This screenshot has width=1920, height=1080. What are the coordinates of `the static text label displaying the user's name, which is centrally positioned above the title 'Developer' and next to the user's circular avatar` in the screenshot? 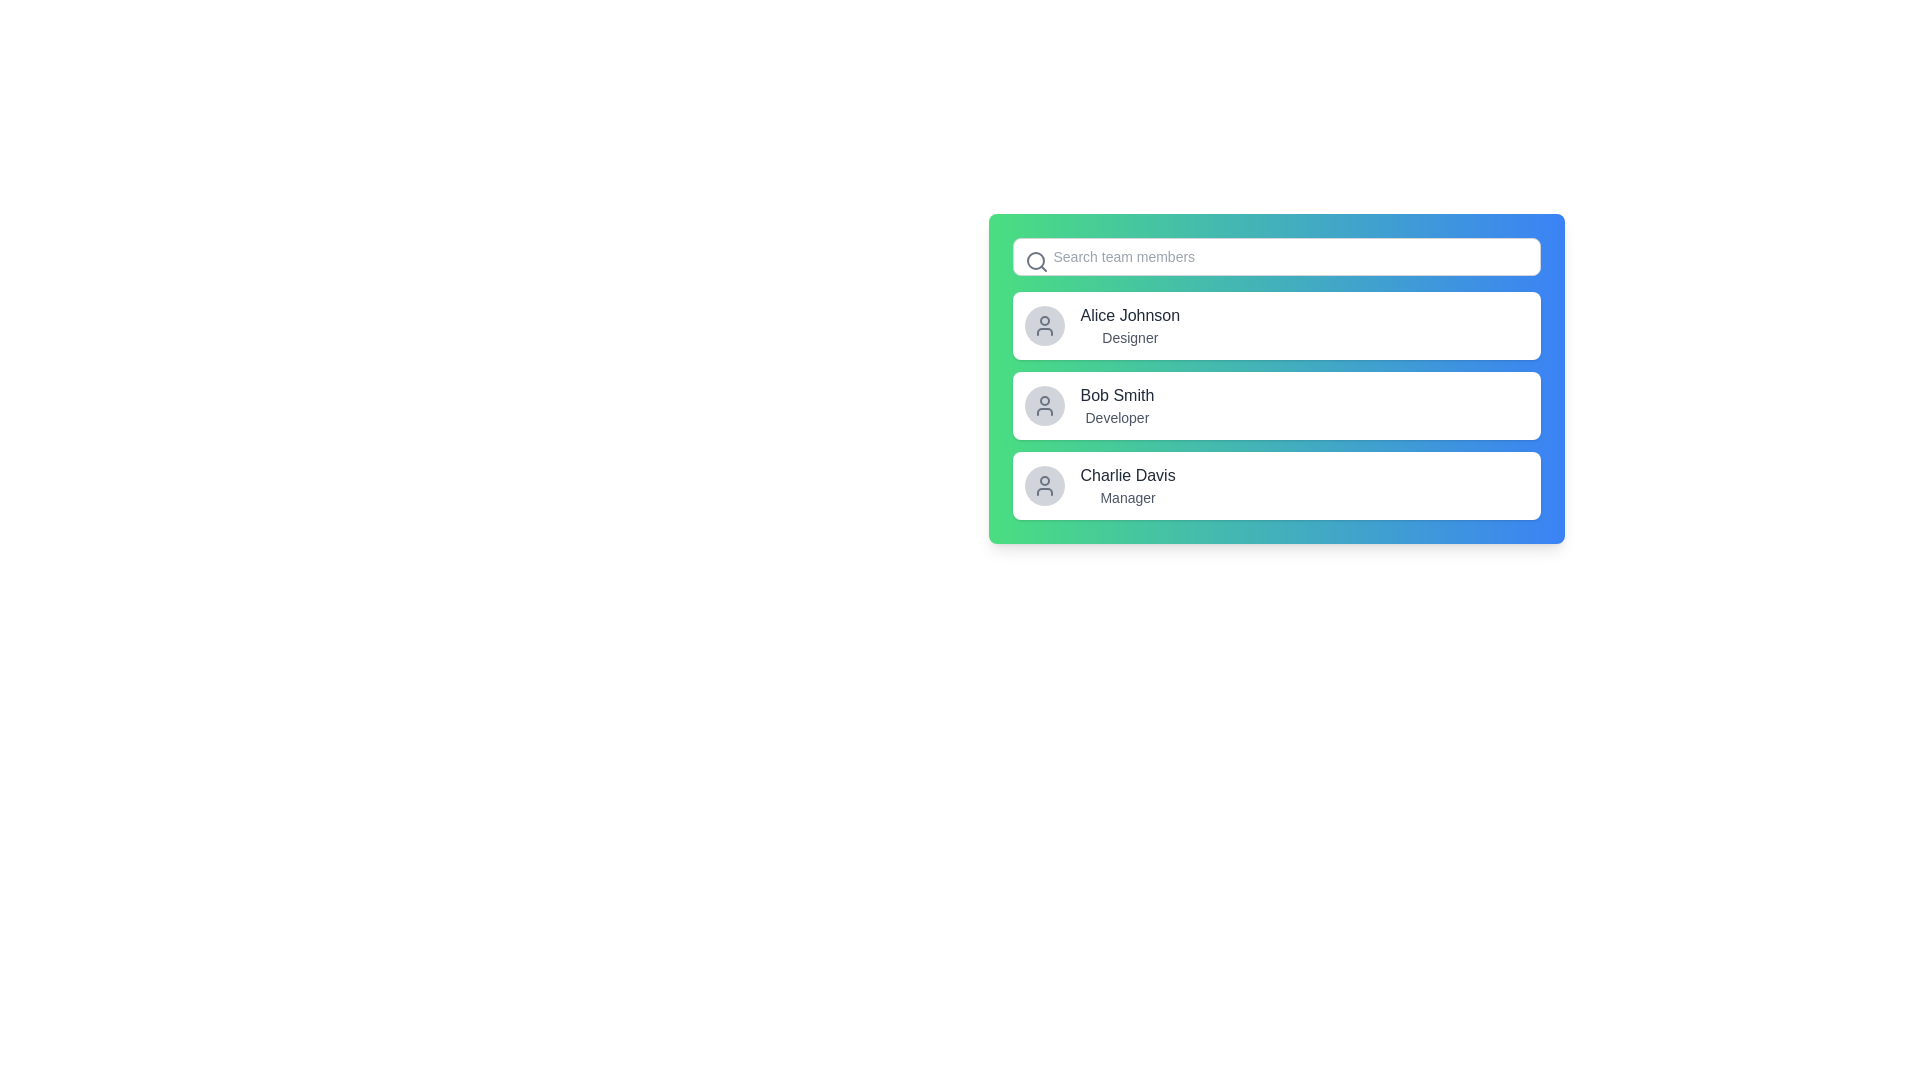 It's located at (1116, 396).